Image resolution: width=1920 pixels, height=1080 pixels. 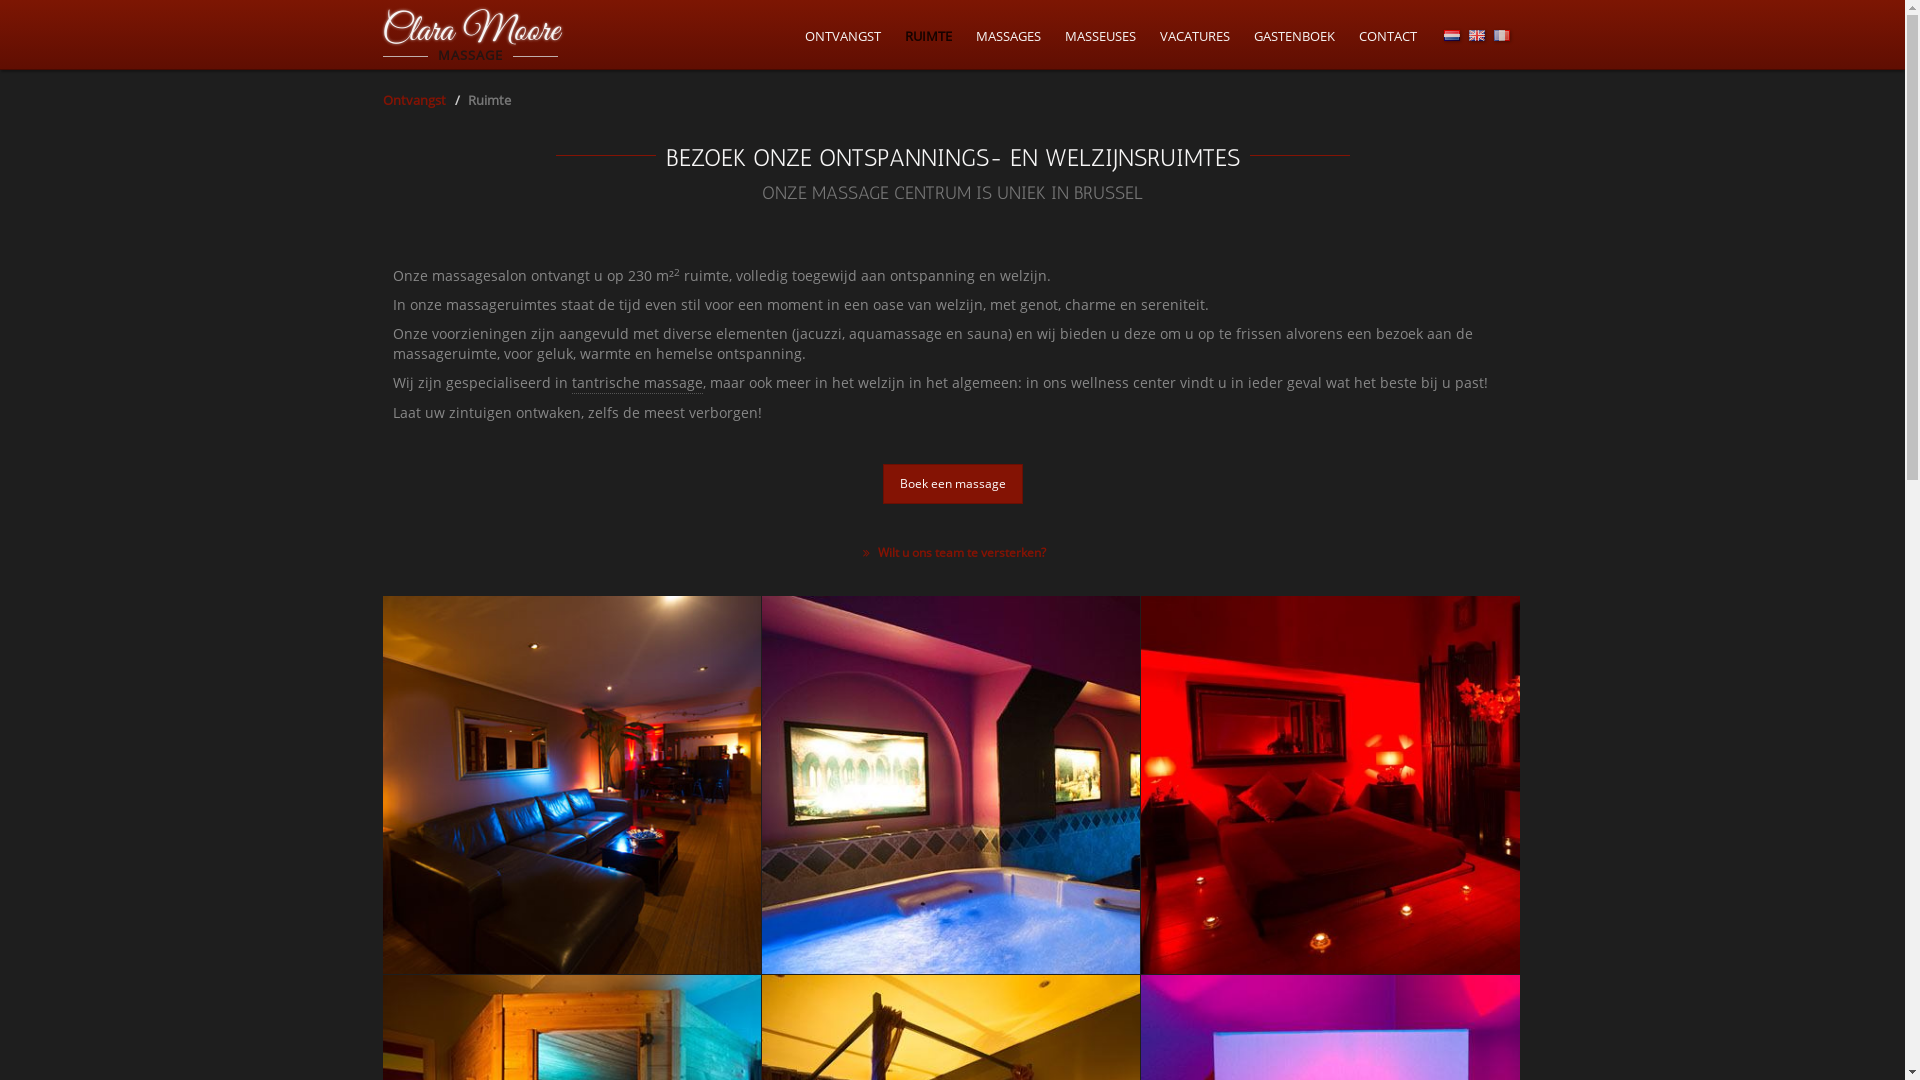 What do you see at coordinates (841, 36) in the screenshot?
I see `'ONTVANGST'` at bounding box center [841, 36].